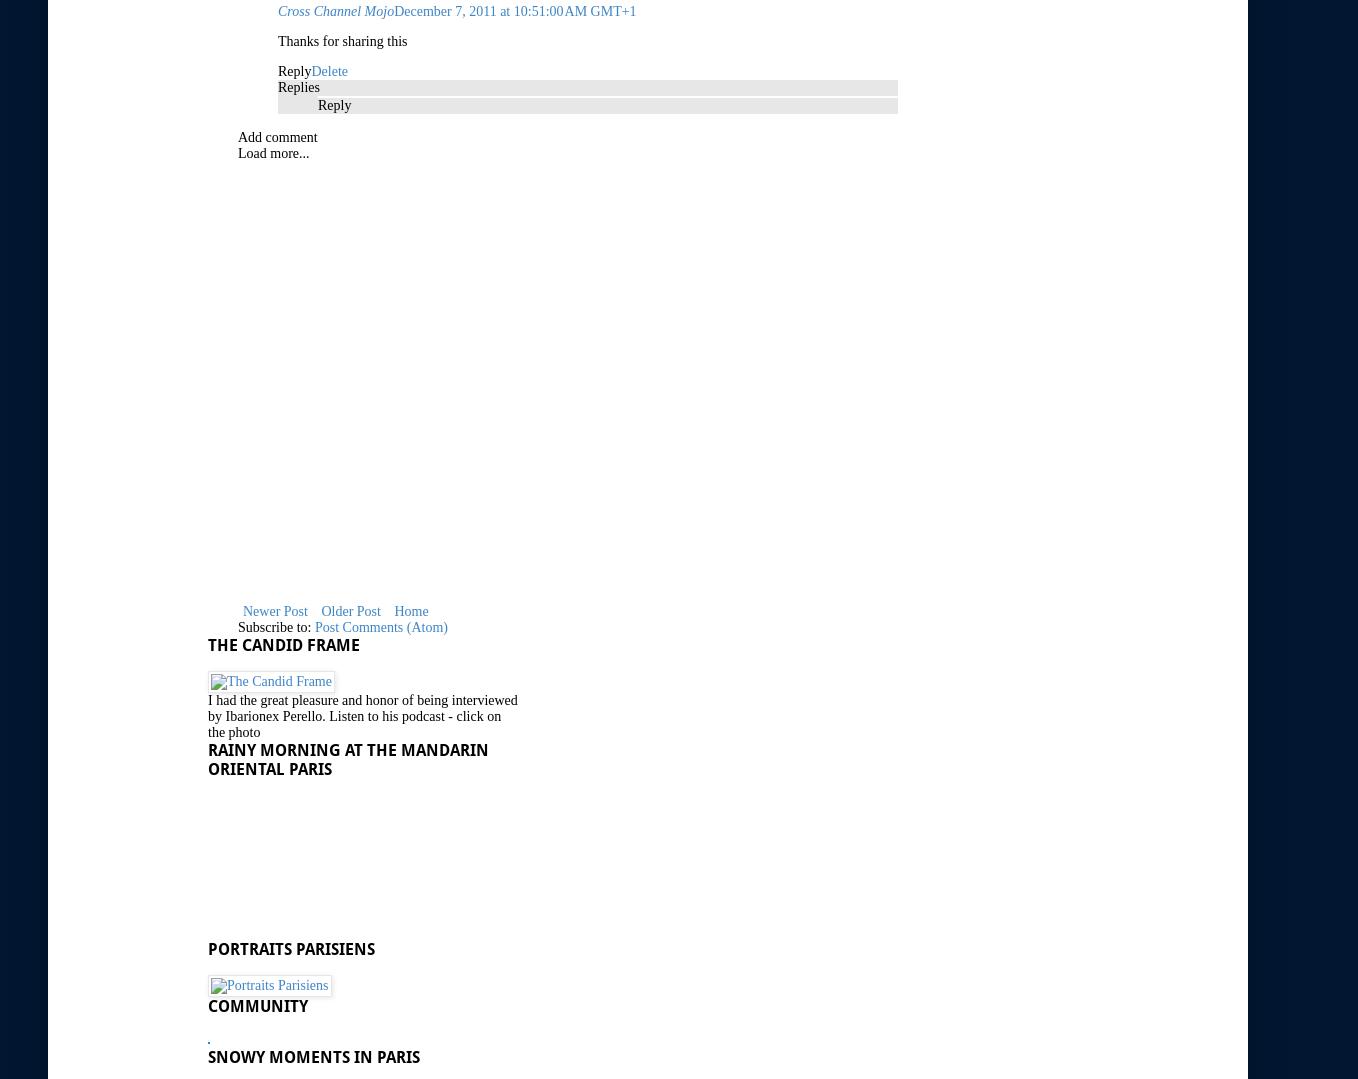 The width and height of the screenshot is (1358, 1079). What do you see at coordinates (237, 625) in the screenshot?
I see `'Subscribe to:'` at bounding box center [237, 625].